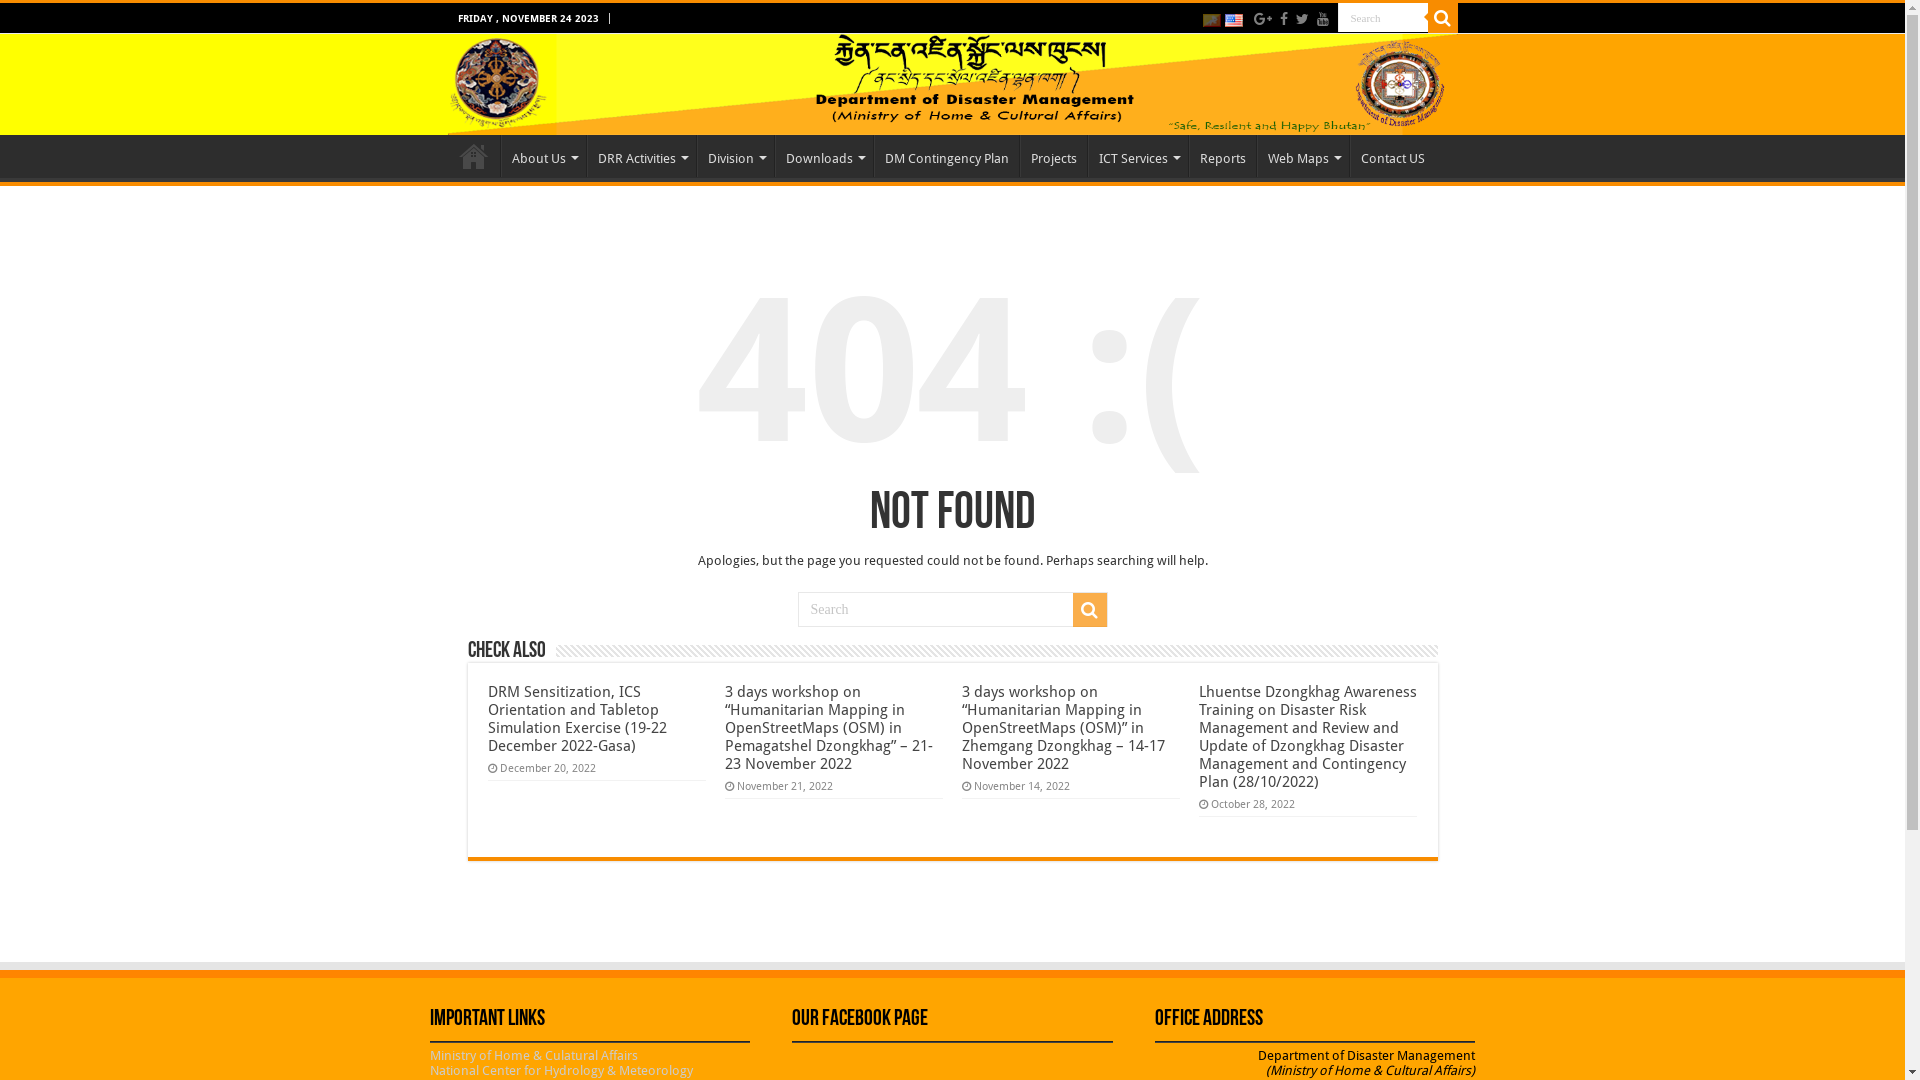 The height and width of the screenshot is (1080, 1920). I want to click on 'Twitter', so click(1302, 19).